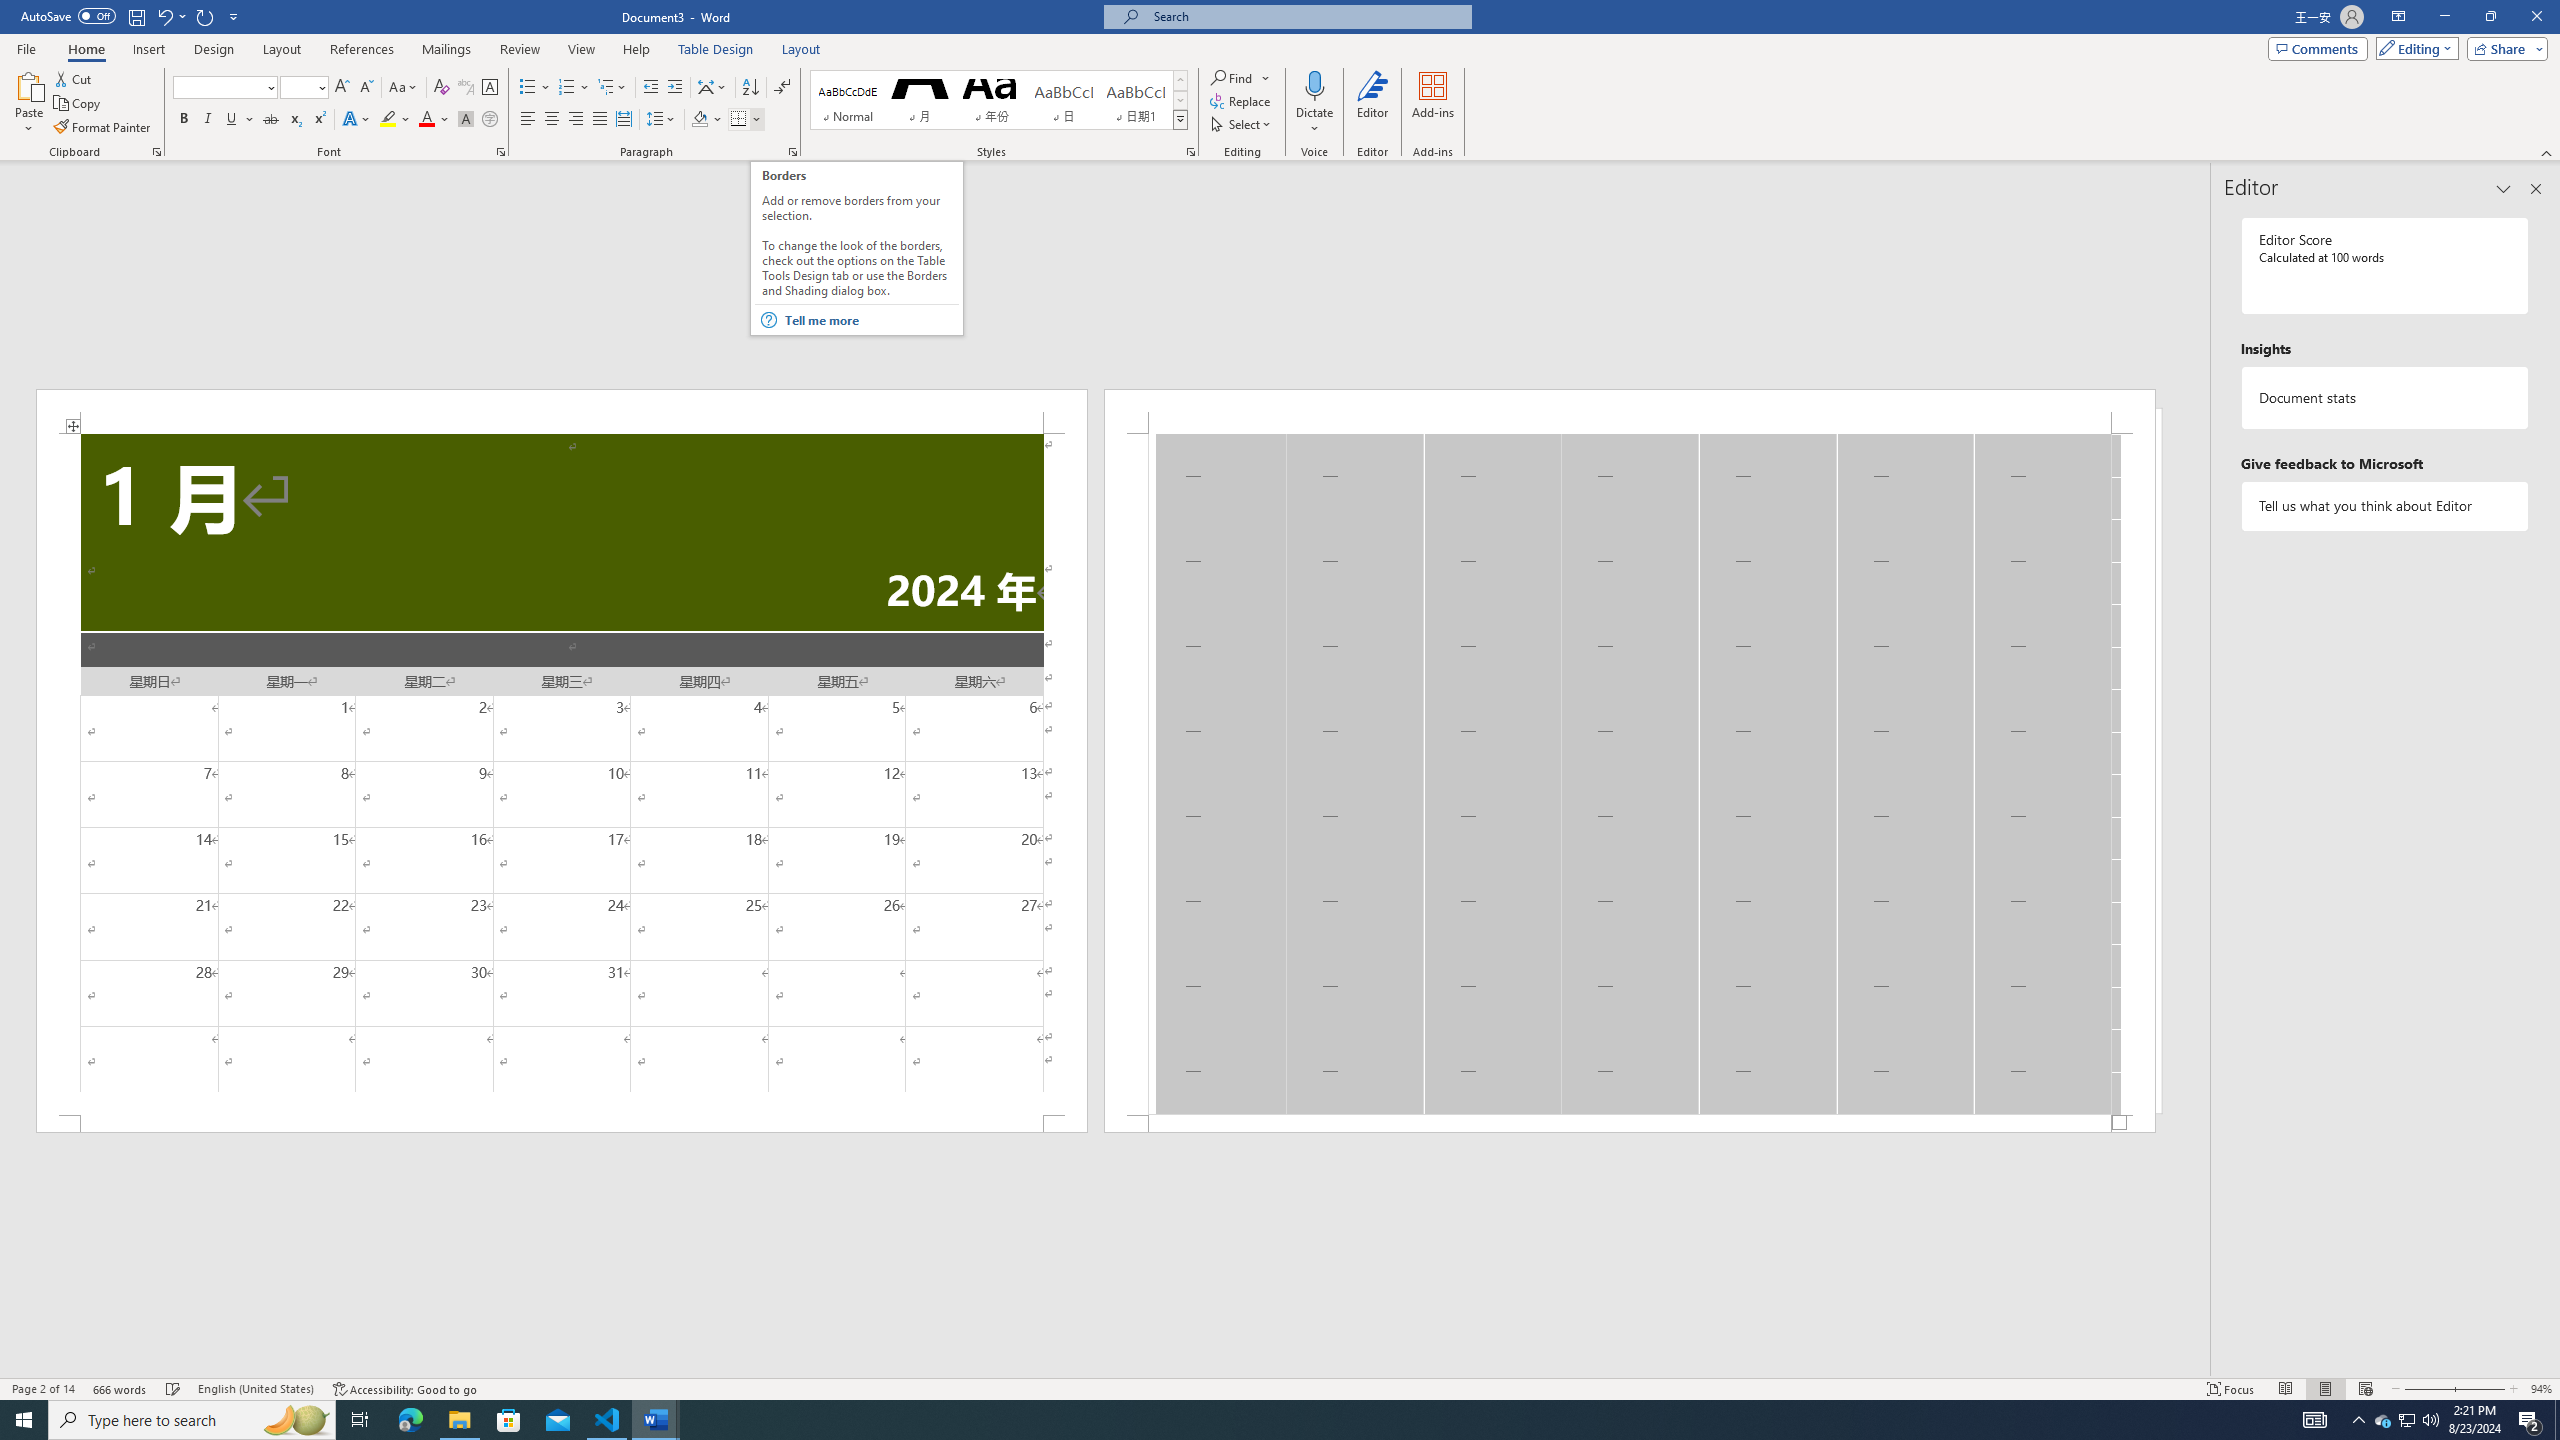 This screenshot has width=2560, height=1440. What do you see at coordinates (174, 1389) in the screenshot?
I see `'Spelling and Grammar Check Checking'` at bounding box center [174, 1389].